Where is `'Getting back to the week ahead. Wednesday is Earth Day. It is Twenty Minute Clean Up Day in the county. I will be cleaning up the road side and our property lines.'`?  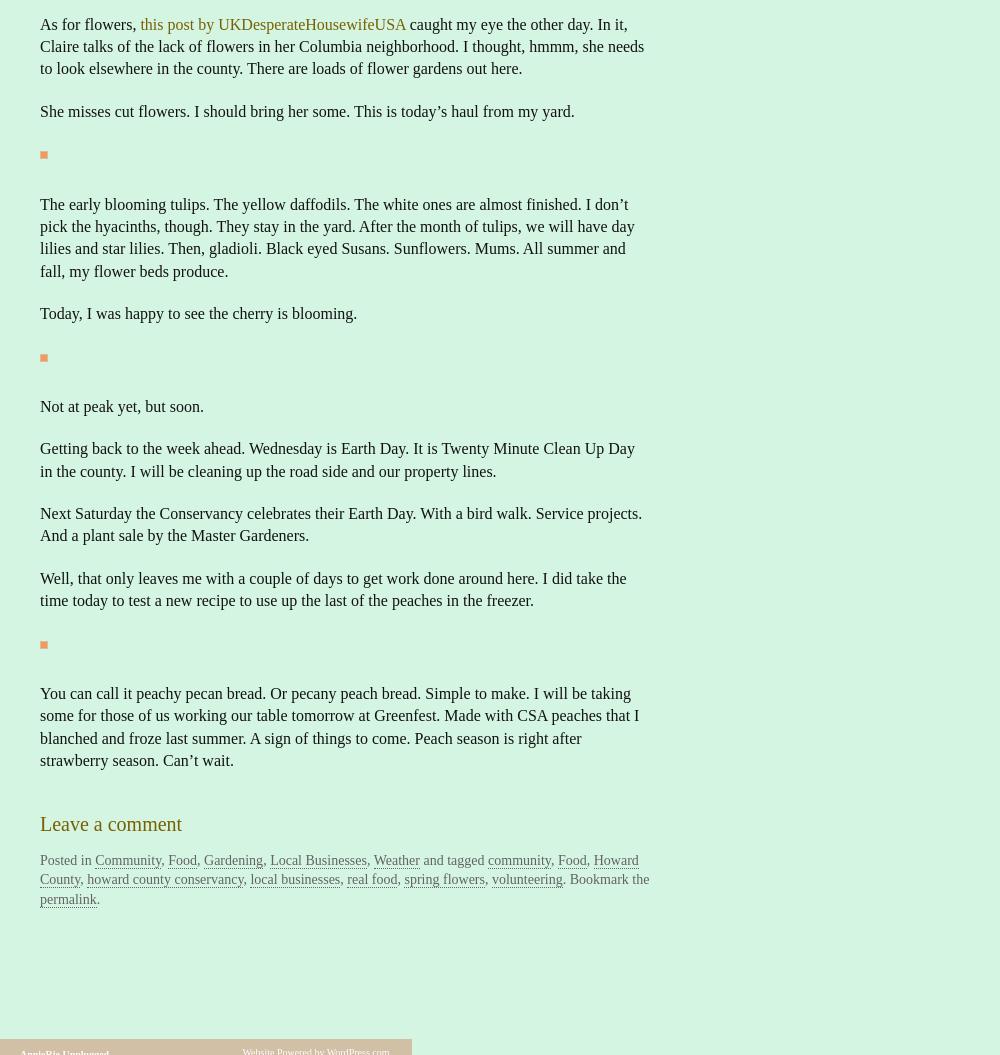 'Getting back to the week ahead. Wednesday is Earth Day. It is Twenty Minute Clean Up Day in the county. I will be cleaning up the road side and our property lines.' is located at coordinates (336, 458).